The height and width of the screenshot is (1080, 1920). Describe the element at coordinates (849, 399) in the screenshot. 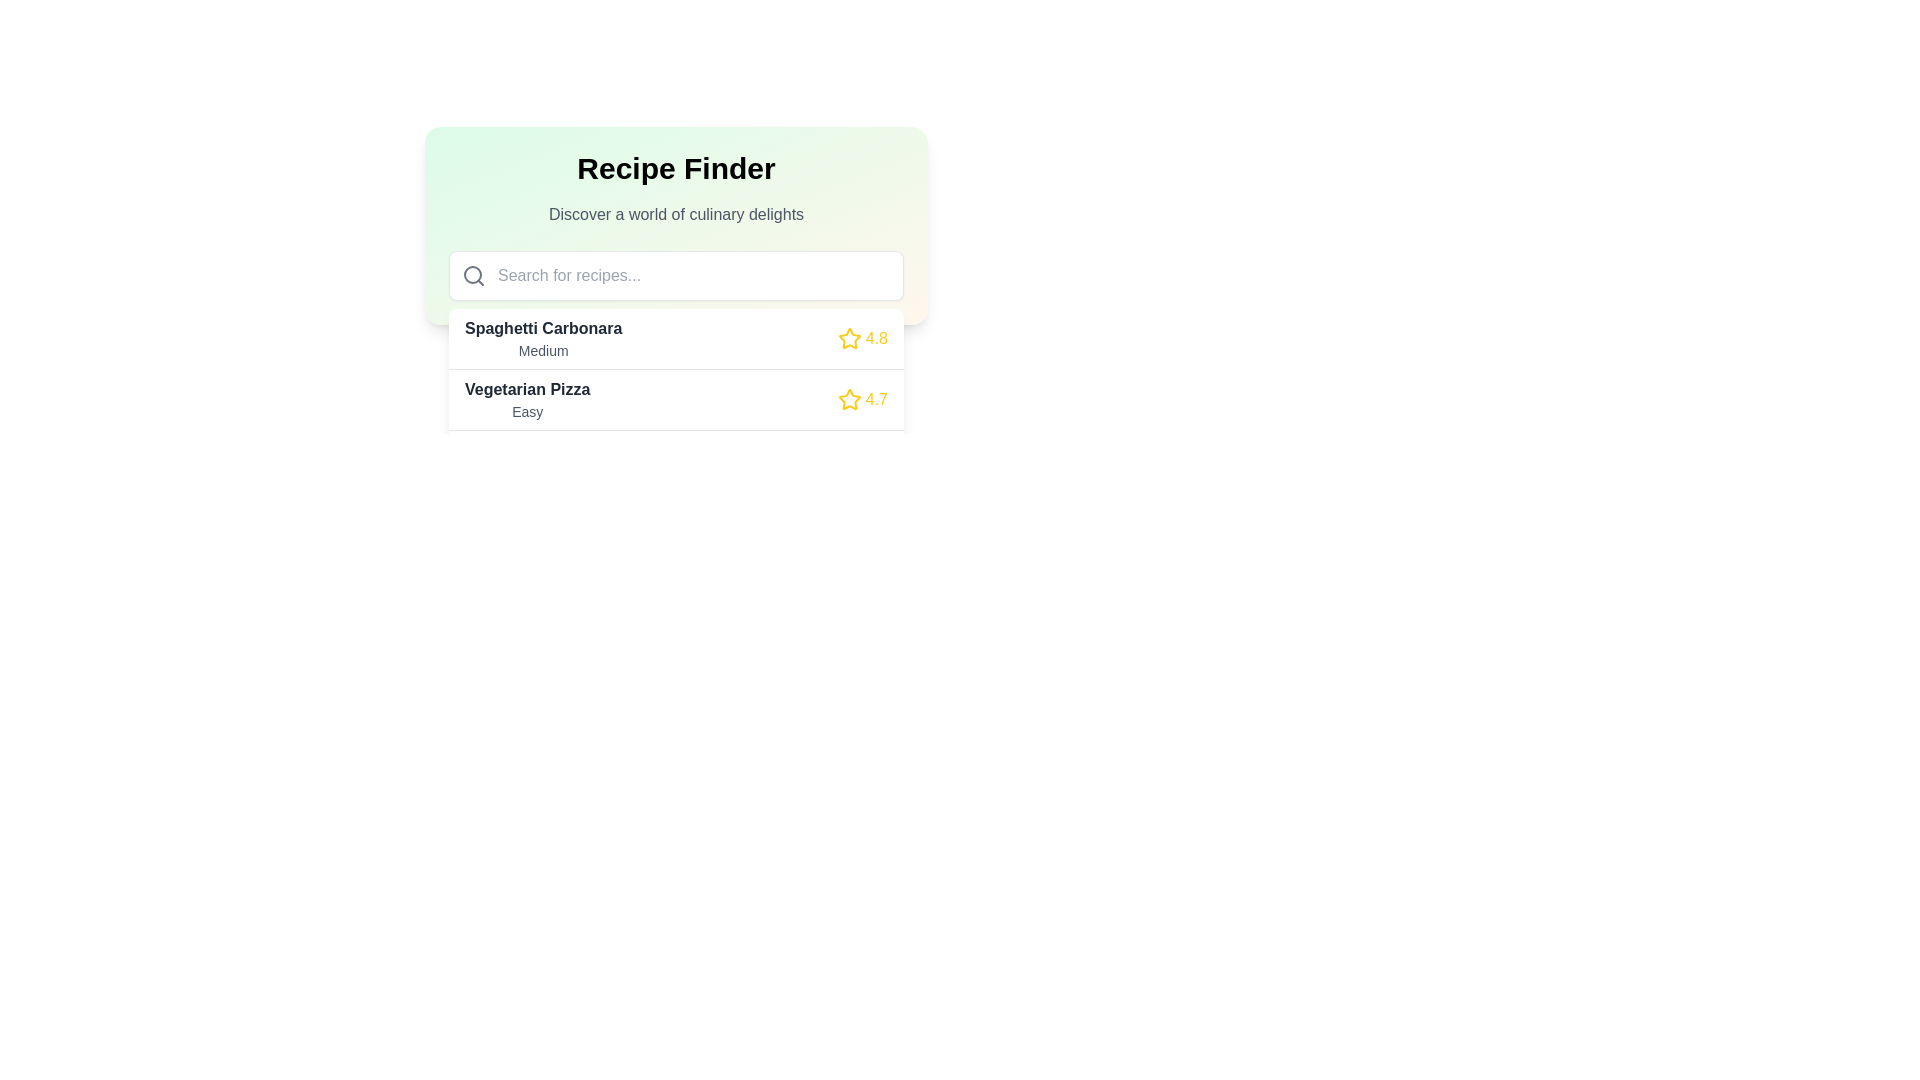

I see `the Star Icon that indicates the rating or favorite status for 'Vegetarian Pizza', located to the right of the second list item in the list view` at that location.